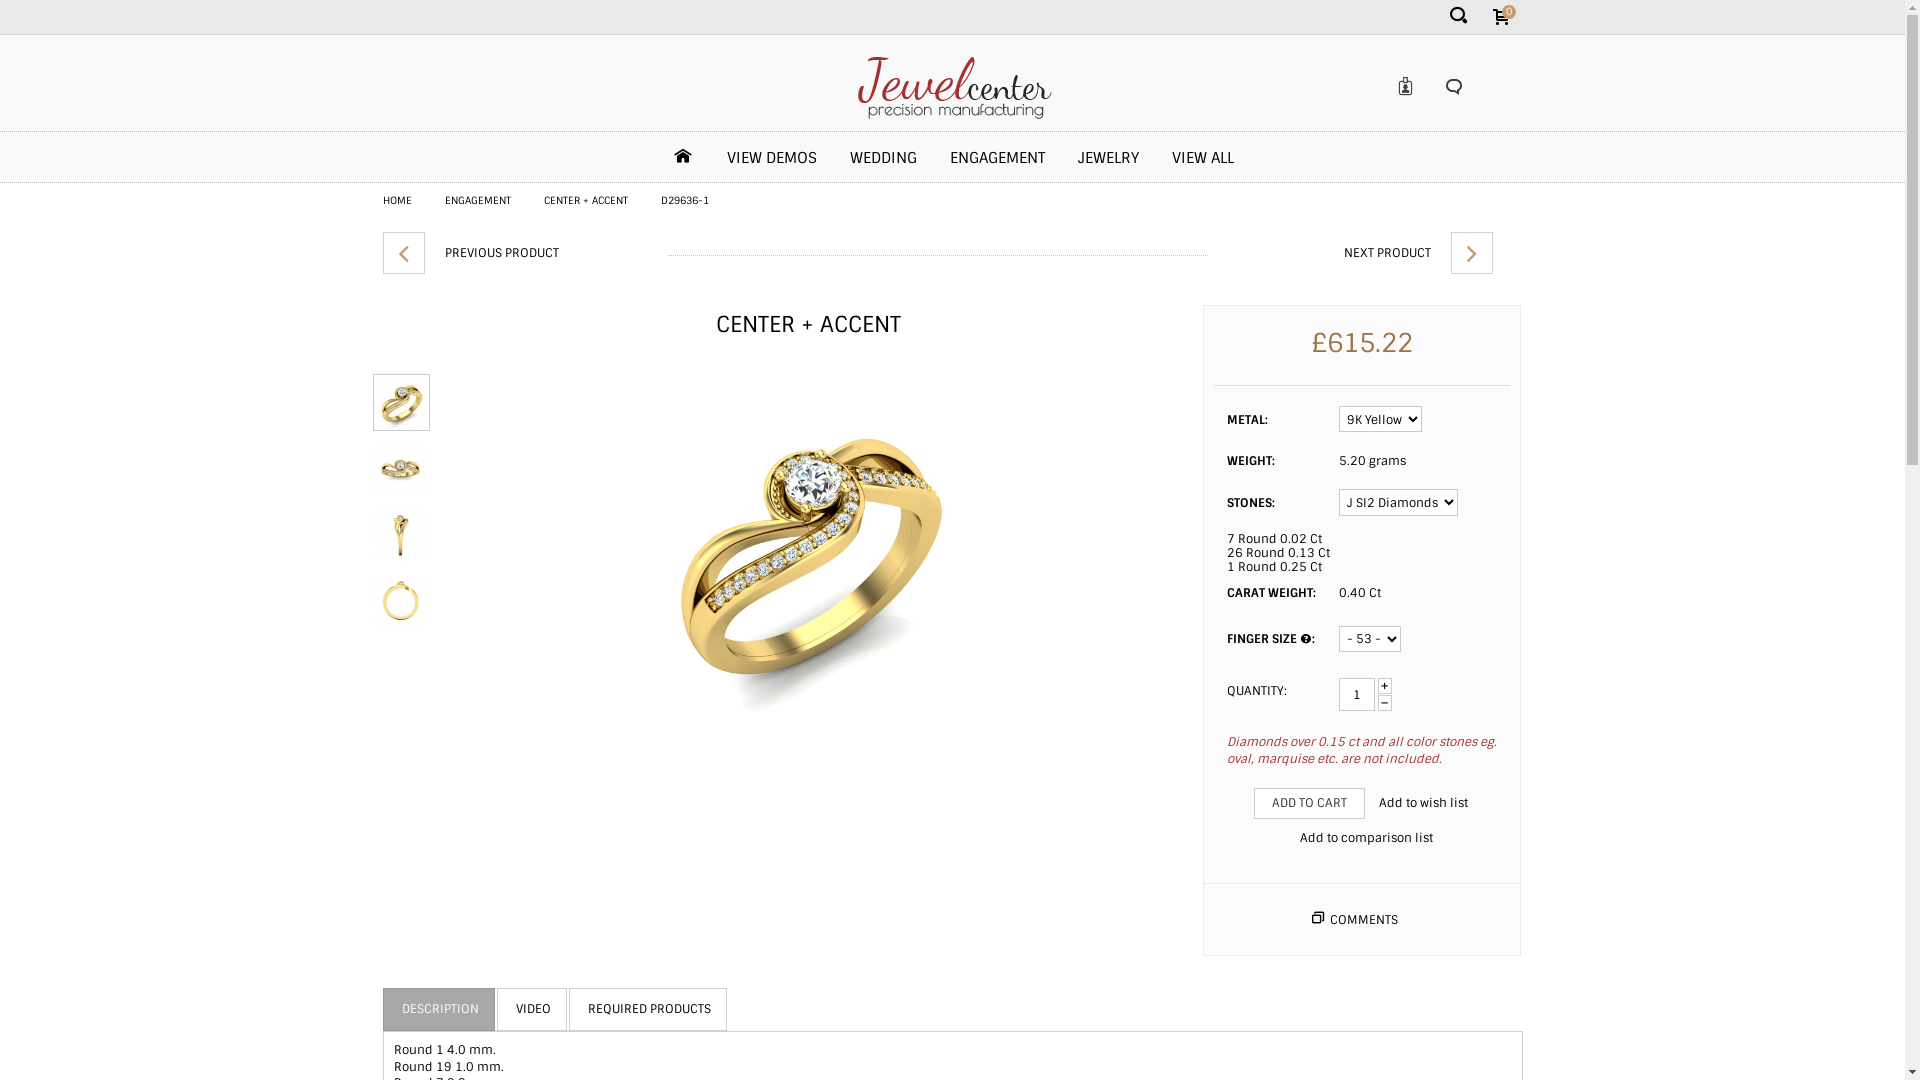 The width and height of the screenshot is (1920, 1080). Describe the element at coordinates (1362, 920) in the screenshot. I see `'COMMENTS'` at that location.